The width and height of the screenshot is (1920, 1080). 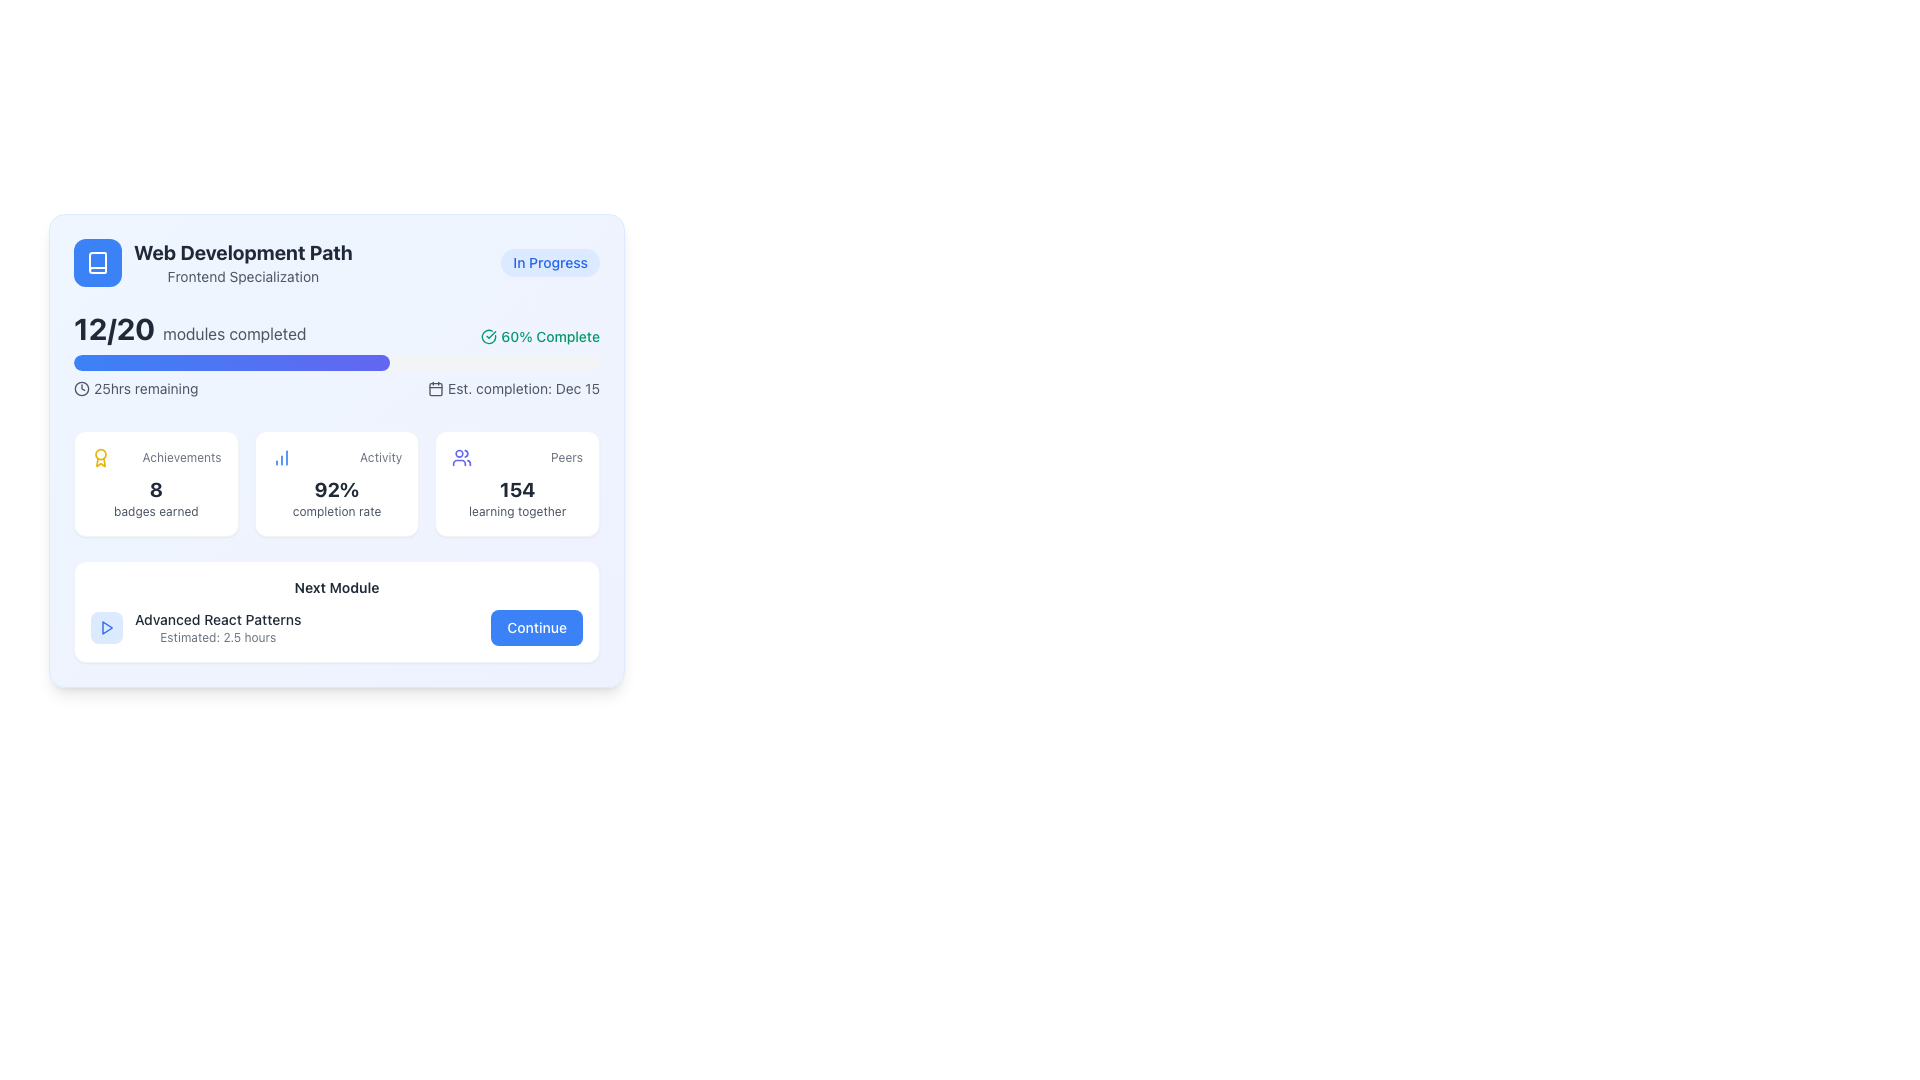 What do you see at coordinates (537, 627) in the screenshot?
I see `the navigation button located at the bottom-right corner of the 'Next Module' section` at bounding box center [537, 627].